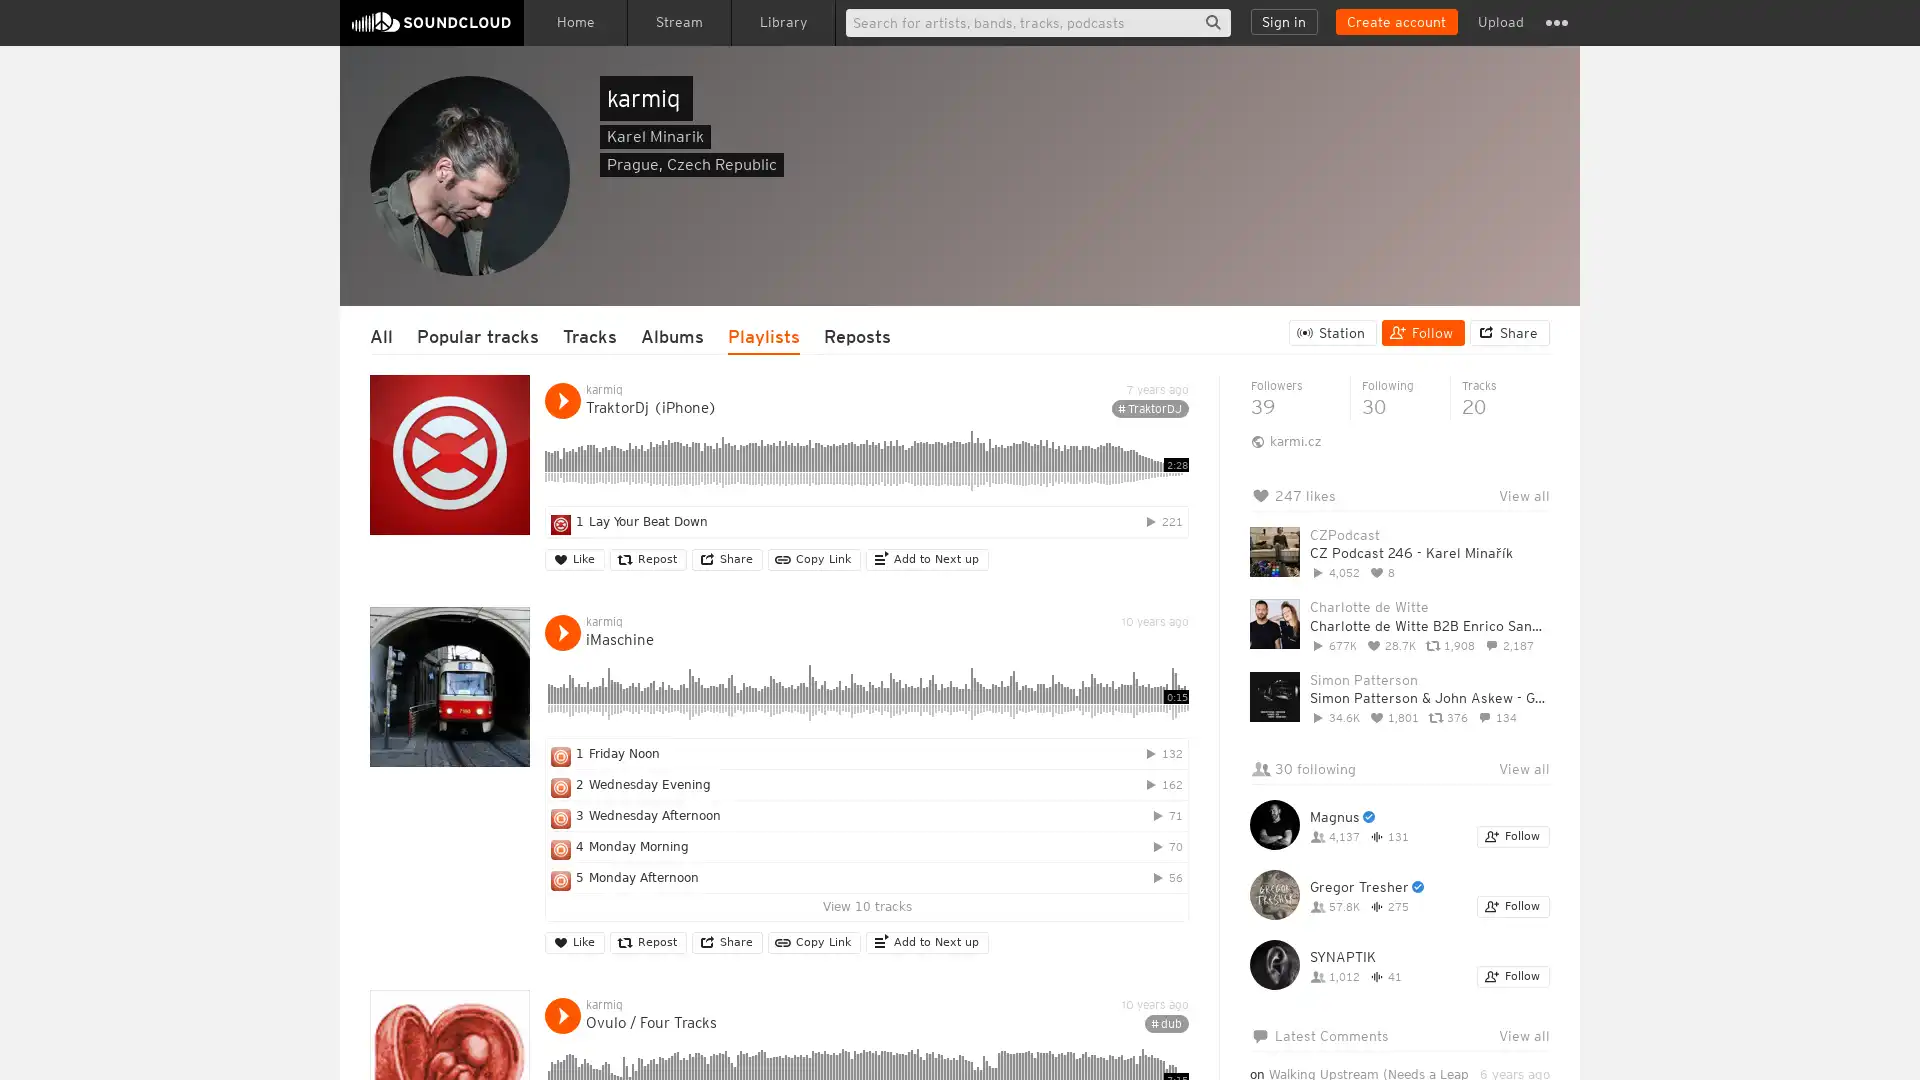 Image resolution: width=1920 pixels, height=1080 pixels. Describe the element at coordinates (574, 942) in the screenshot. I see `Like` at that location.